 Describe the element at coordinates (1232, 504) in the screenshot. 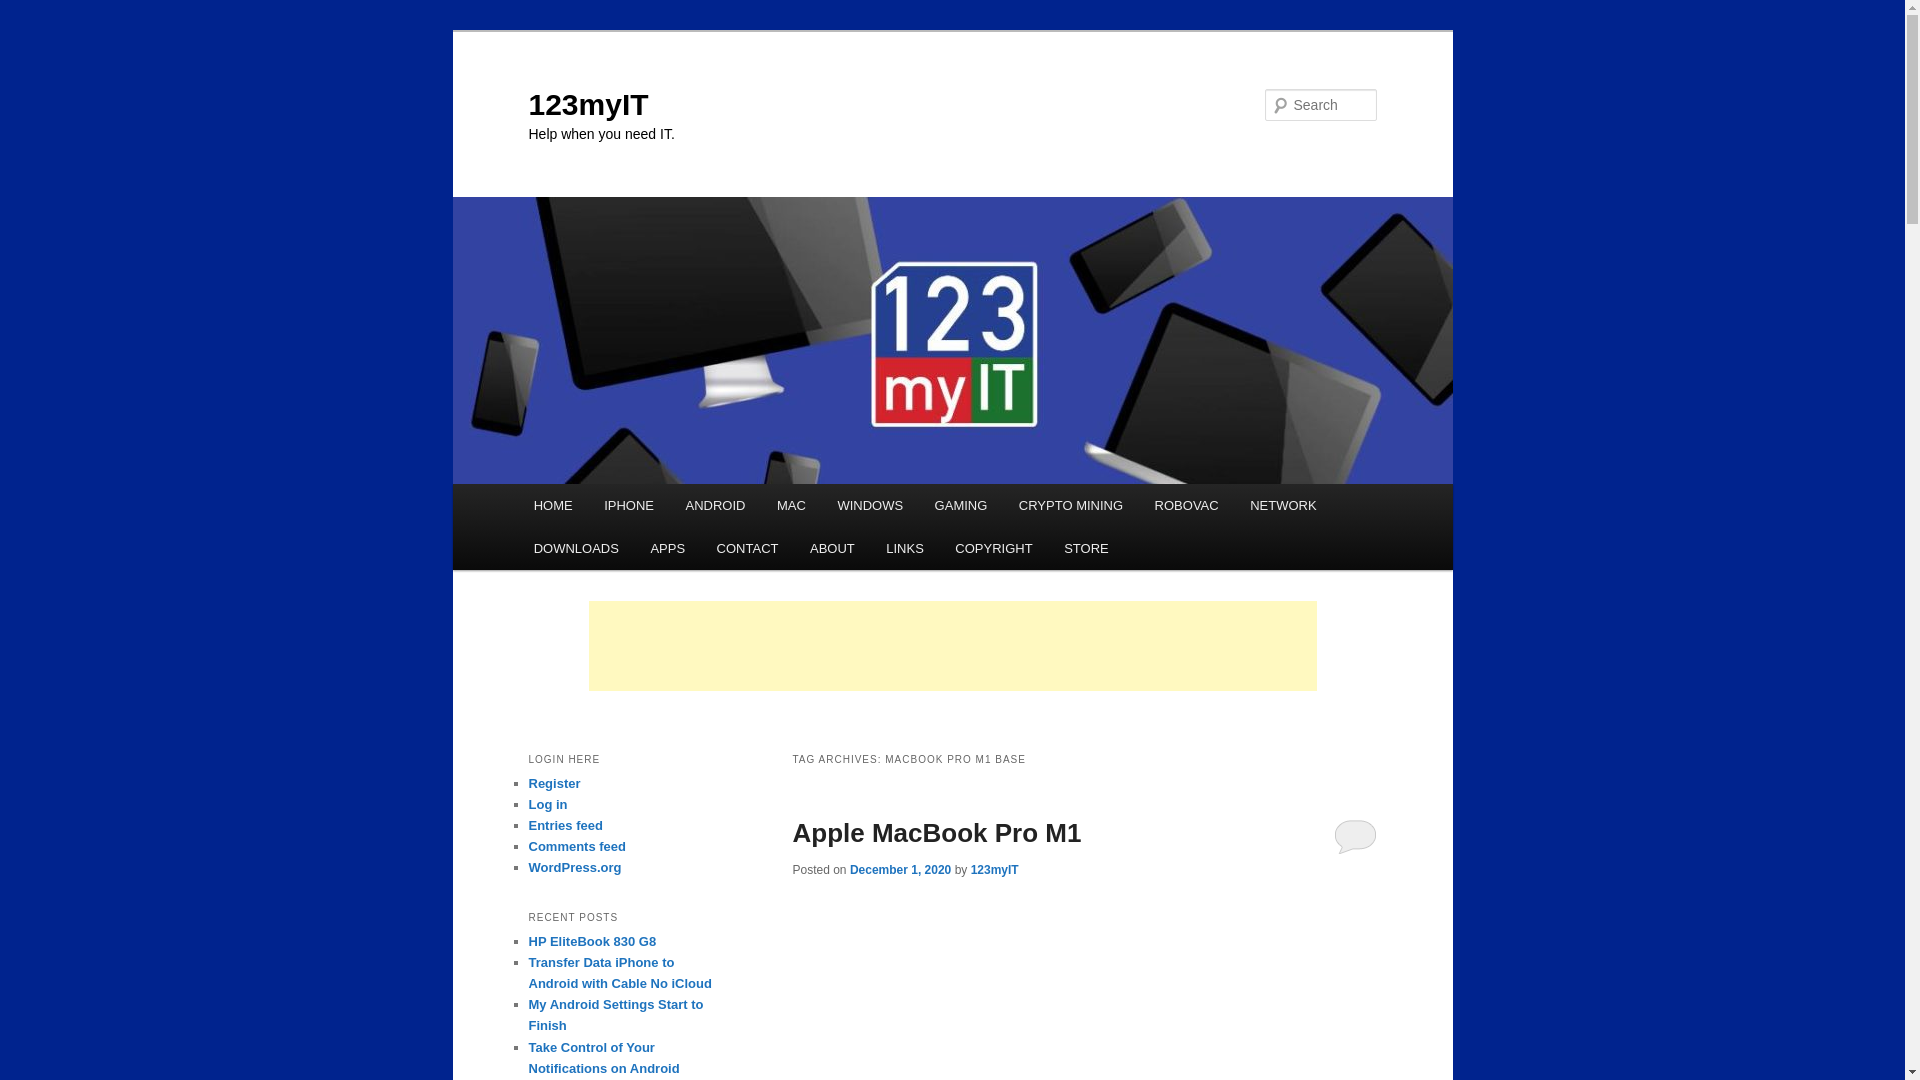

I see `'NETWORK'` at that location.